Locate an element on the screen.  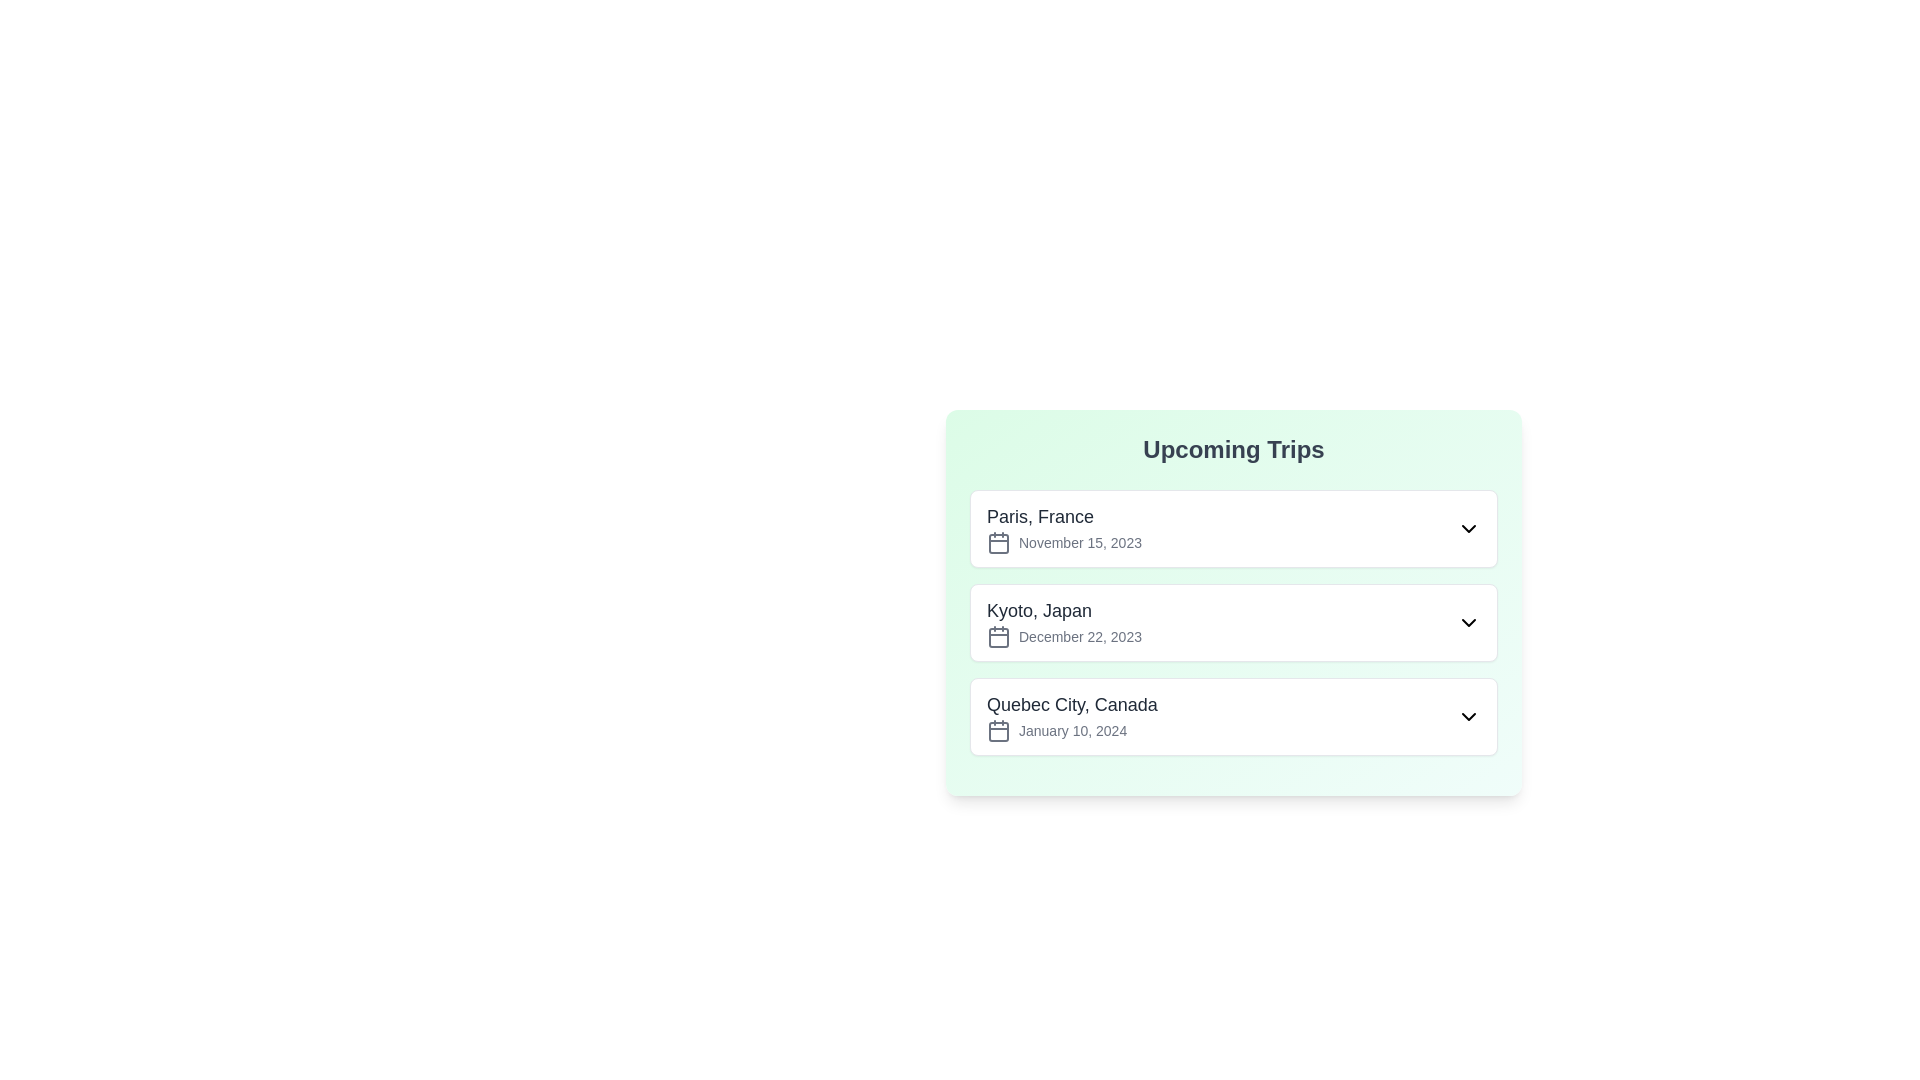
the text label element displaying 'Paris, France', which is the first entry under the 'Upcoming Trips' header is located at coordinates (1063, 515).